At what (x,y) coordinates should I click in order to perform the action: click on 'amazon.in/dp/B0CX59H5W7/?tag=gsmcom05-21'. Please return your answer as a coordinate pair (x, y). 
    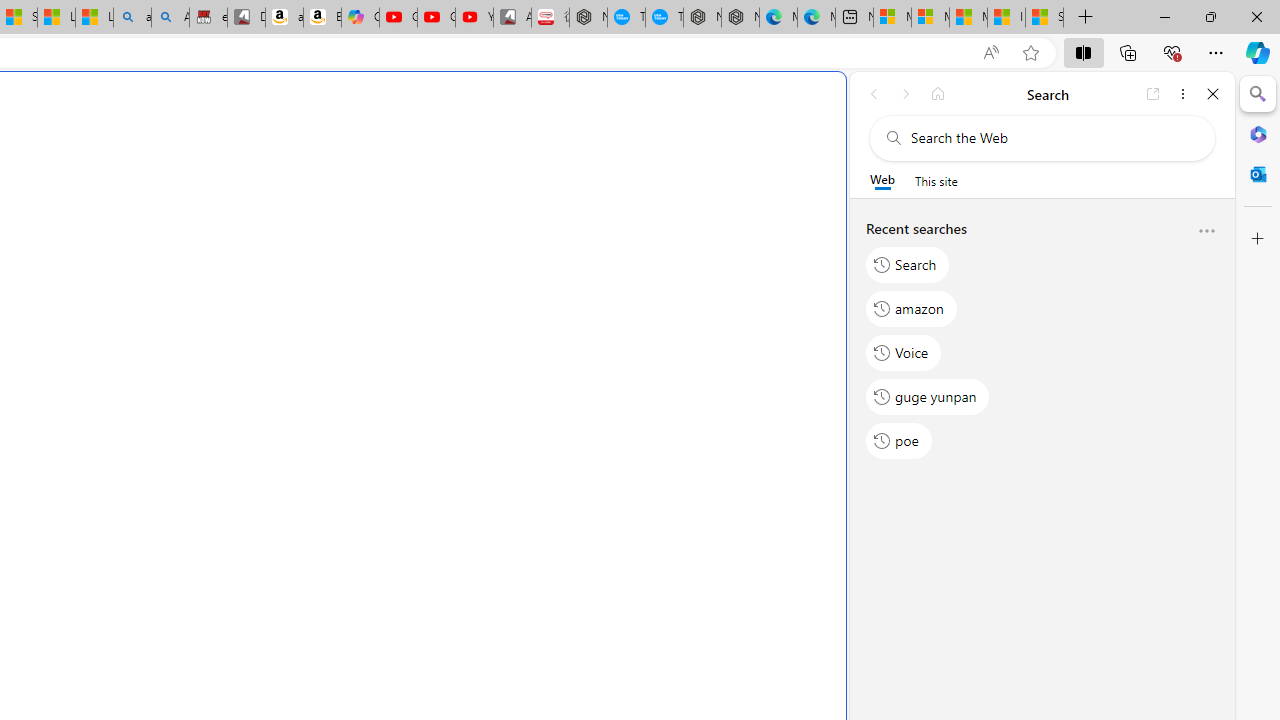
    Looking at the image, I should click on (283, 17).